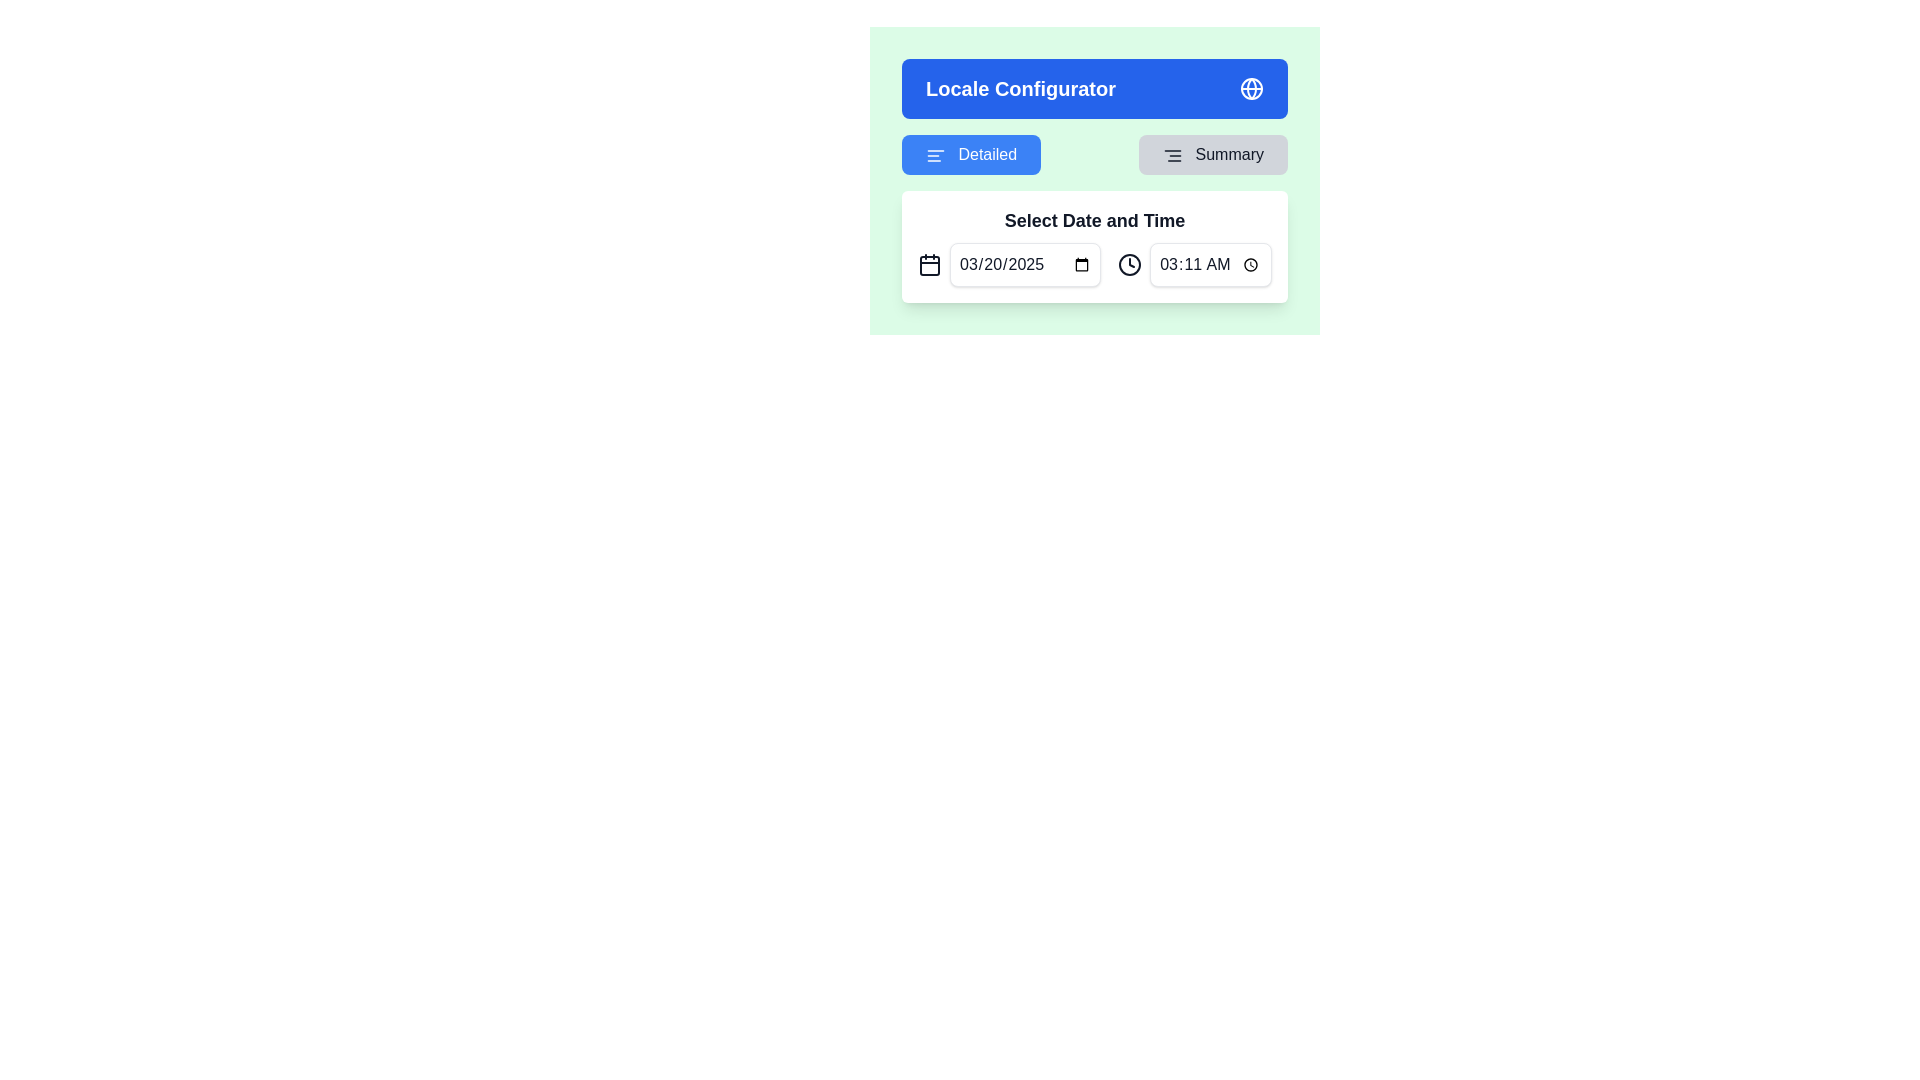  What do you see at coordinates (1021, 87) in the screenshot?
I see `text displayed in bold, extra-large font in white color against a bright blue background, located near the top center of the interface` at bounding box center [1021, 87].